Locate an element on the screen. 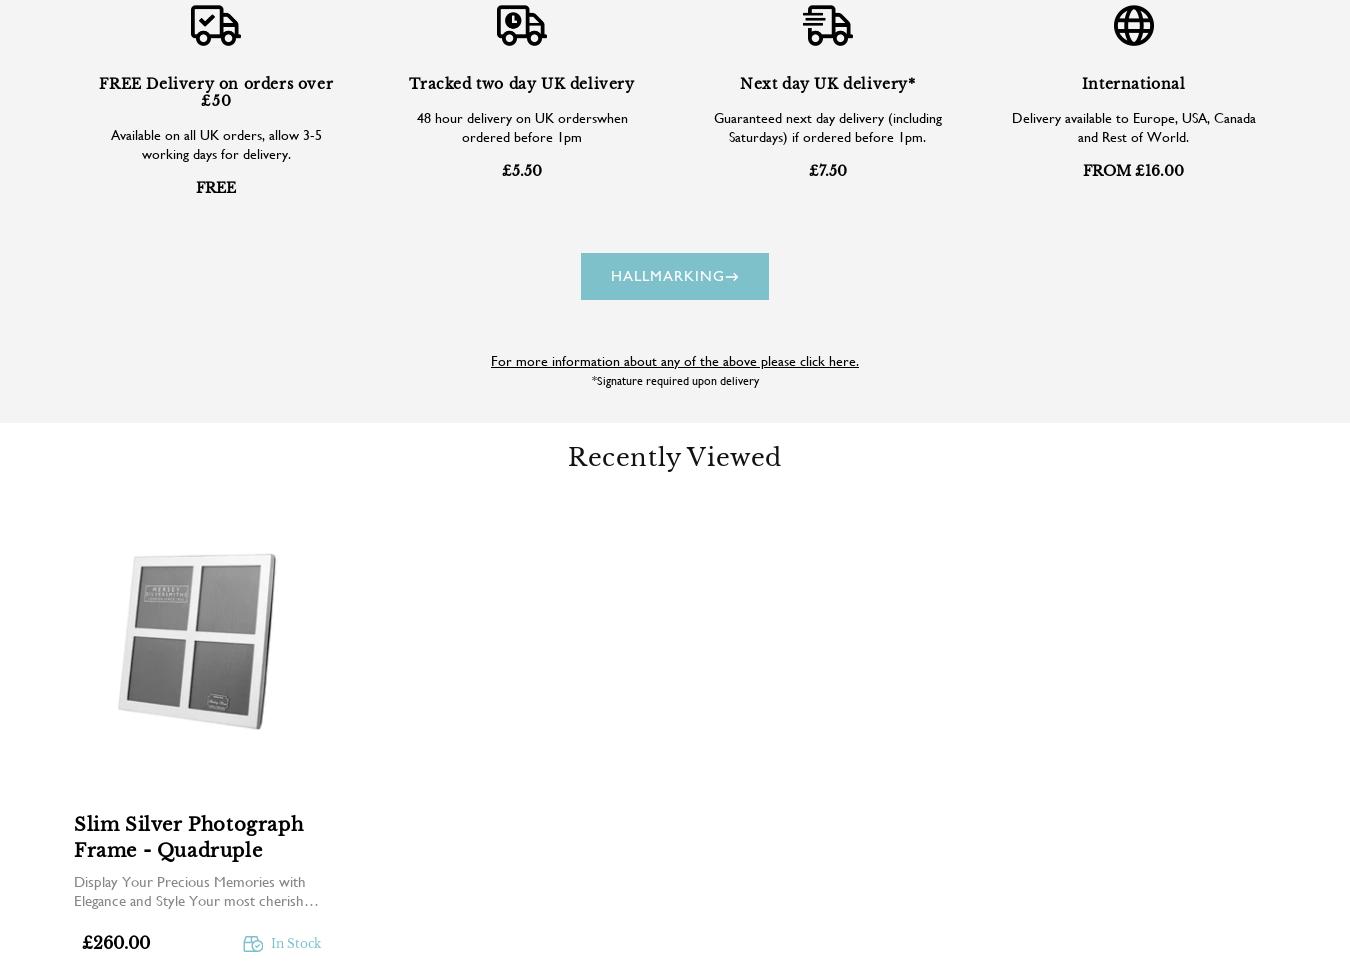 The height and width of the screenshot is (966, 1350). 'In Stock' is located at coordinates (269, 943).